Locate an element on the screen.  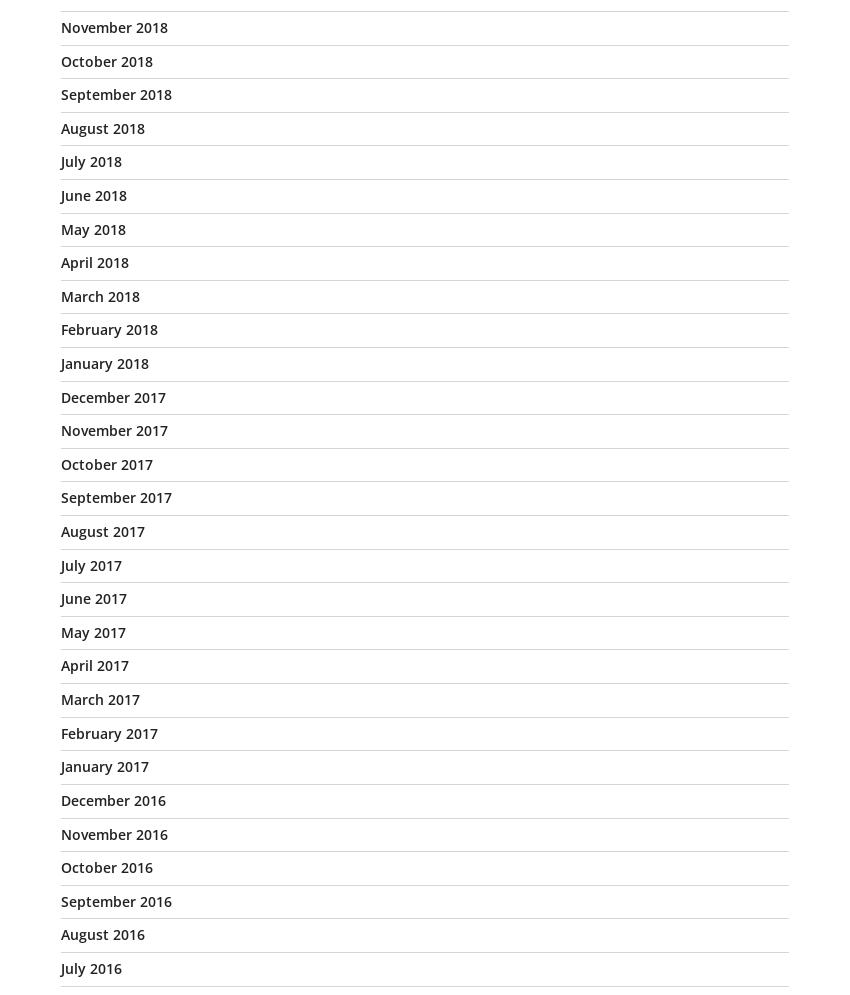
'July 2017' is located at coordinates (90, 564).